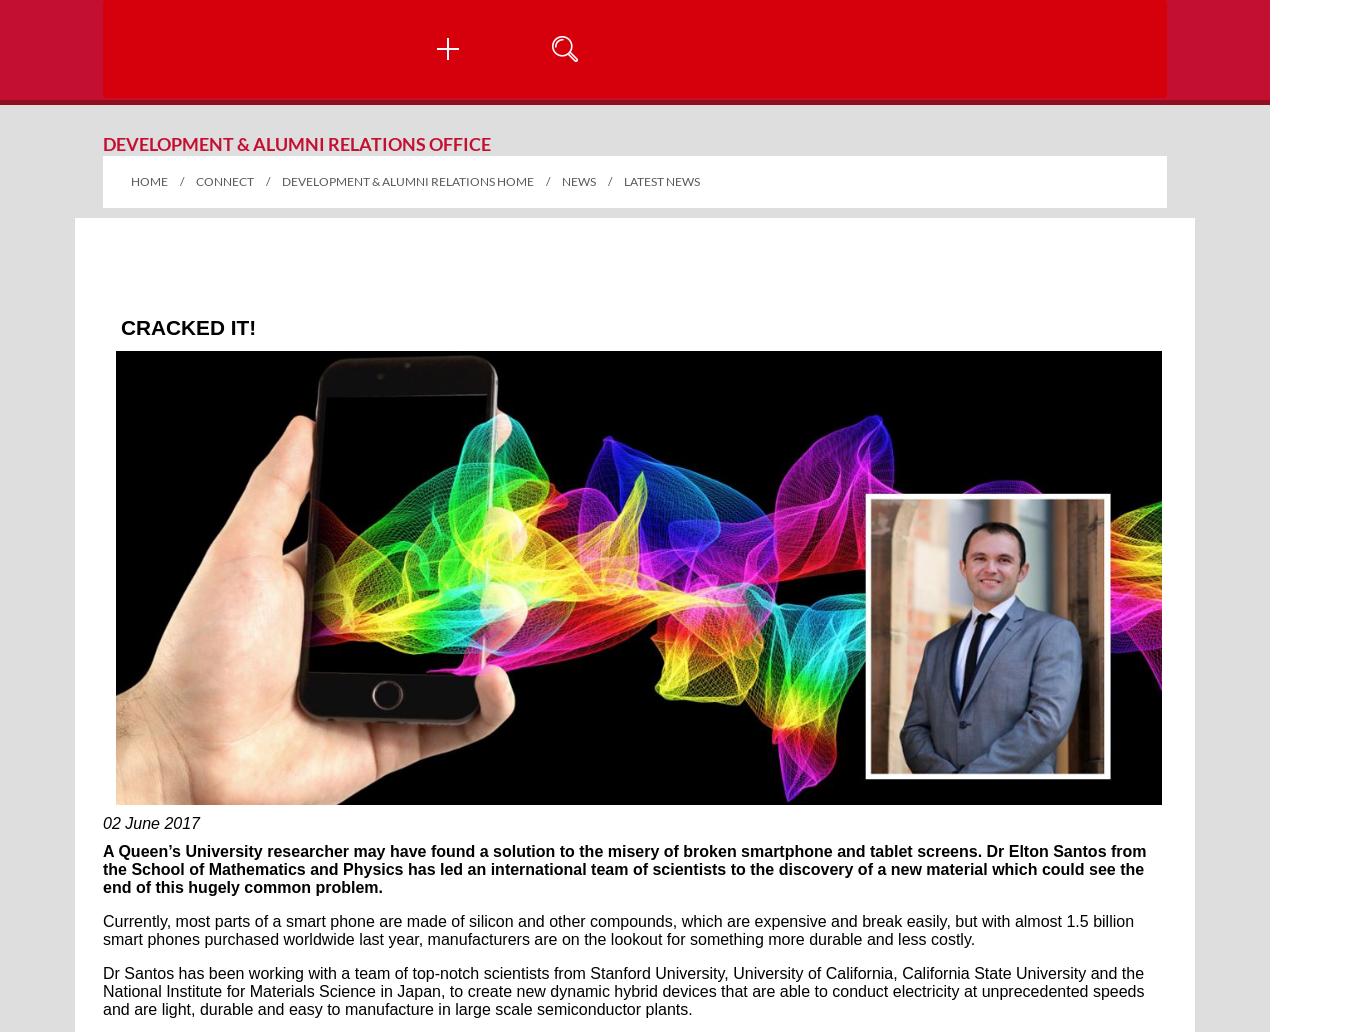 The image size is (1350, 1032). Describe the element at coordinates (561, 179) in the screenshot. I see `'News'` at that location.